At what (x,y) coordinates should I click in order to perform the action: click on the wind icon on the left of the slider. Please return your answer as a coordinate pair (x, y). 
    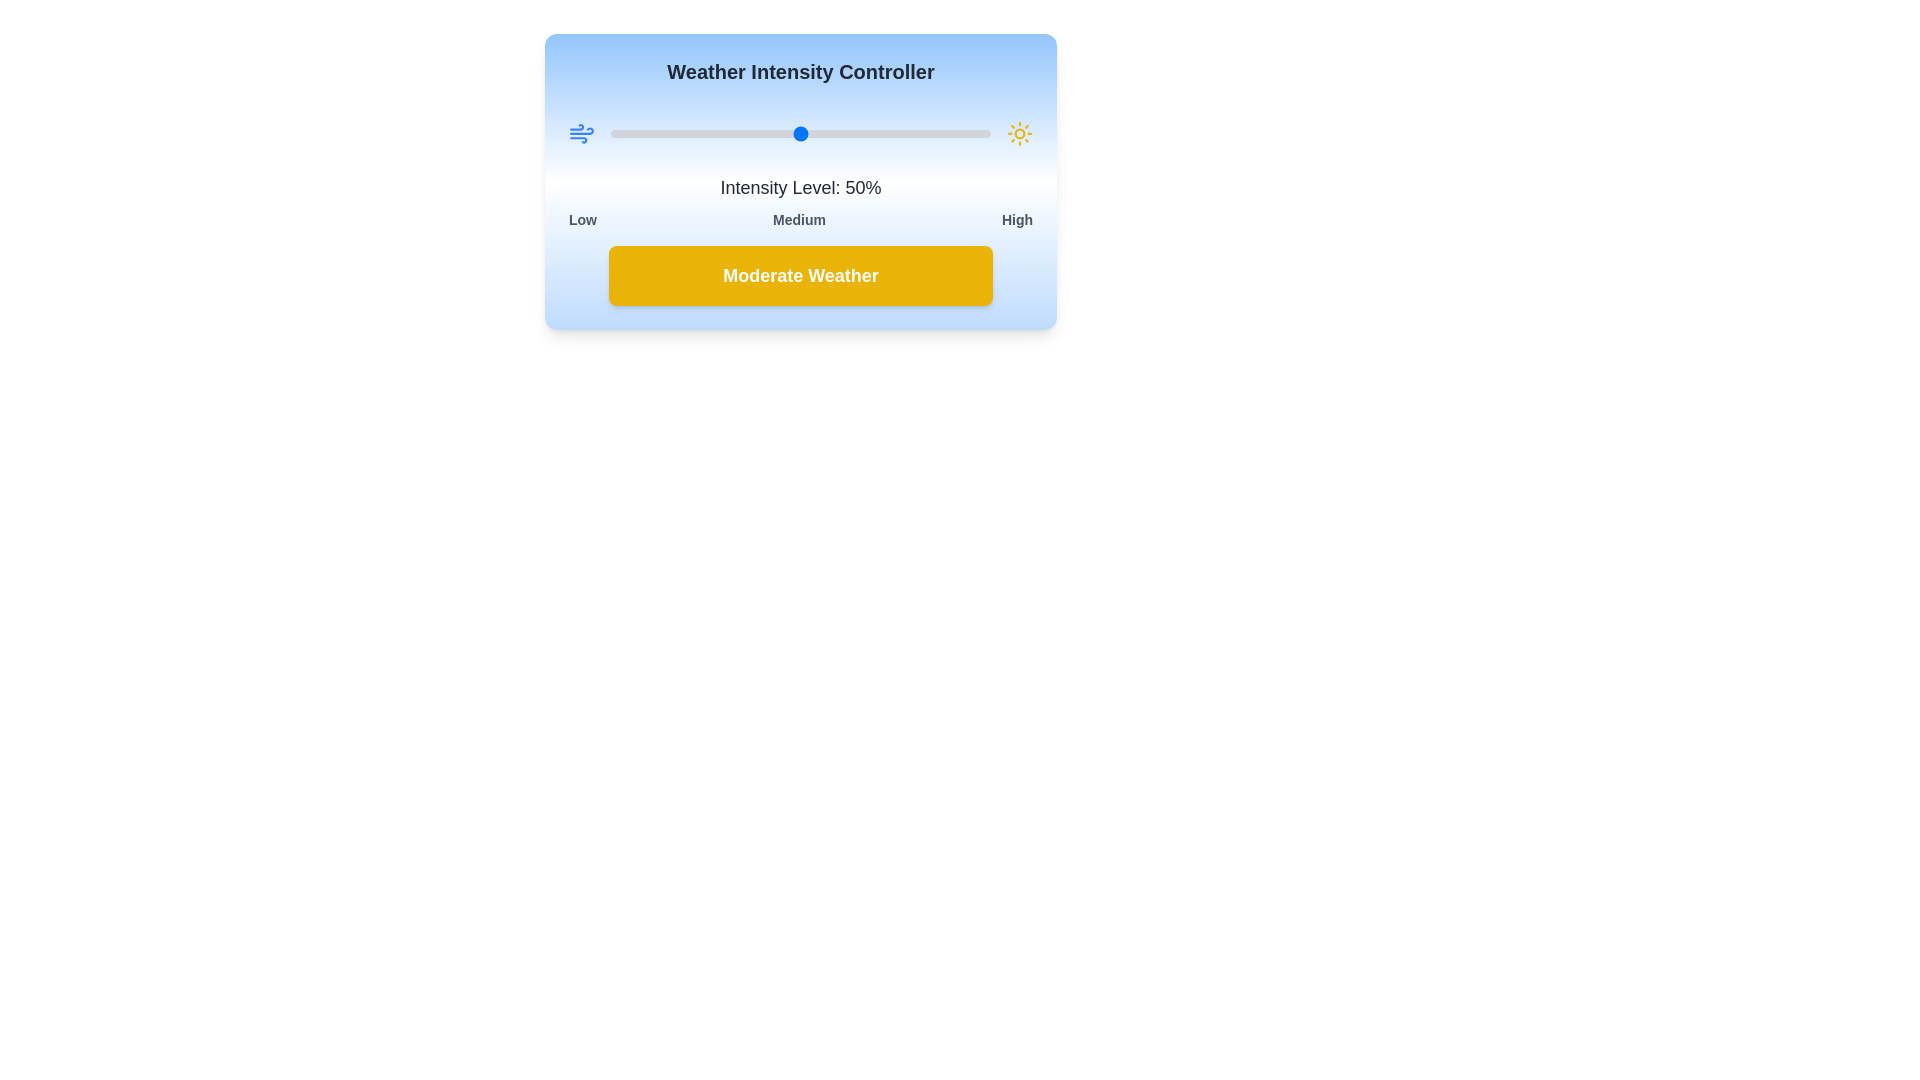
    Looking at the image, I should click on (580, 134).